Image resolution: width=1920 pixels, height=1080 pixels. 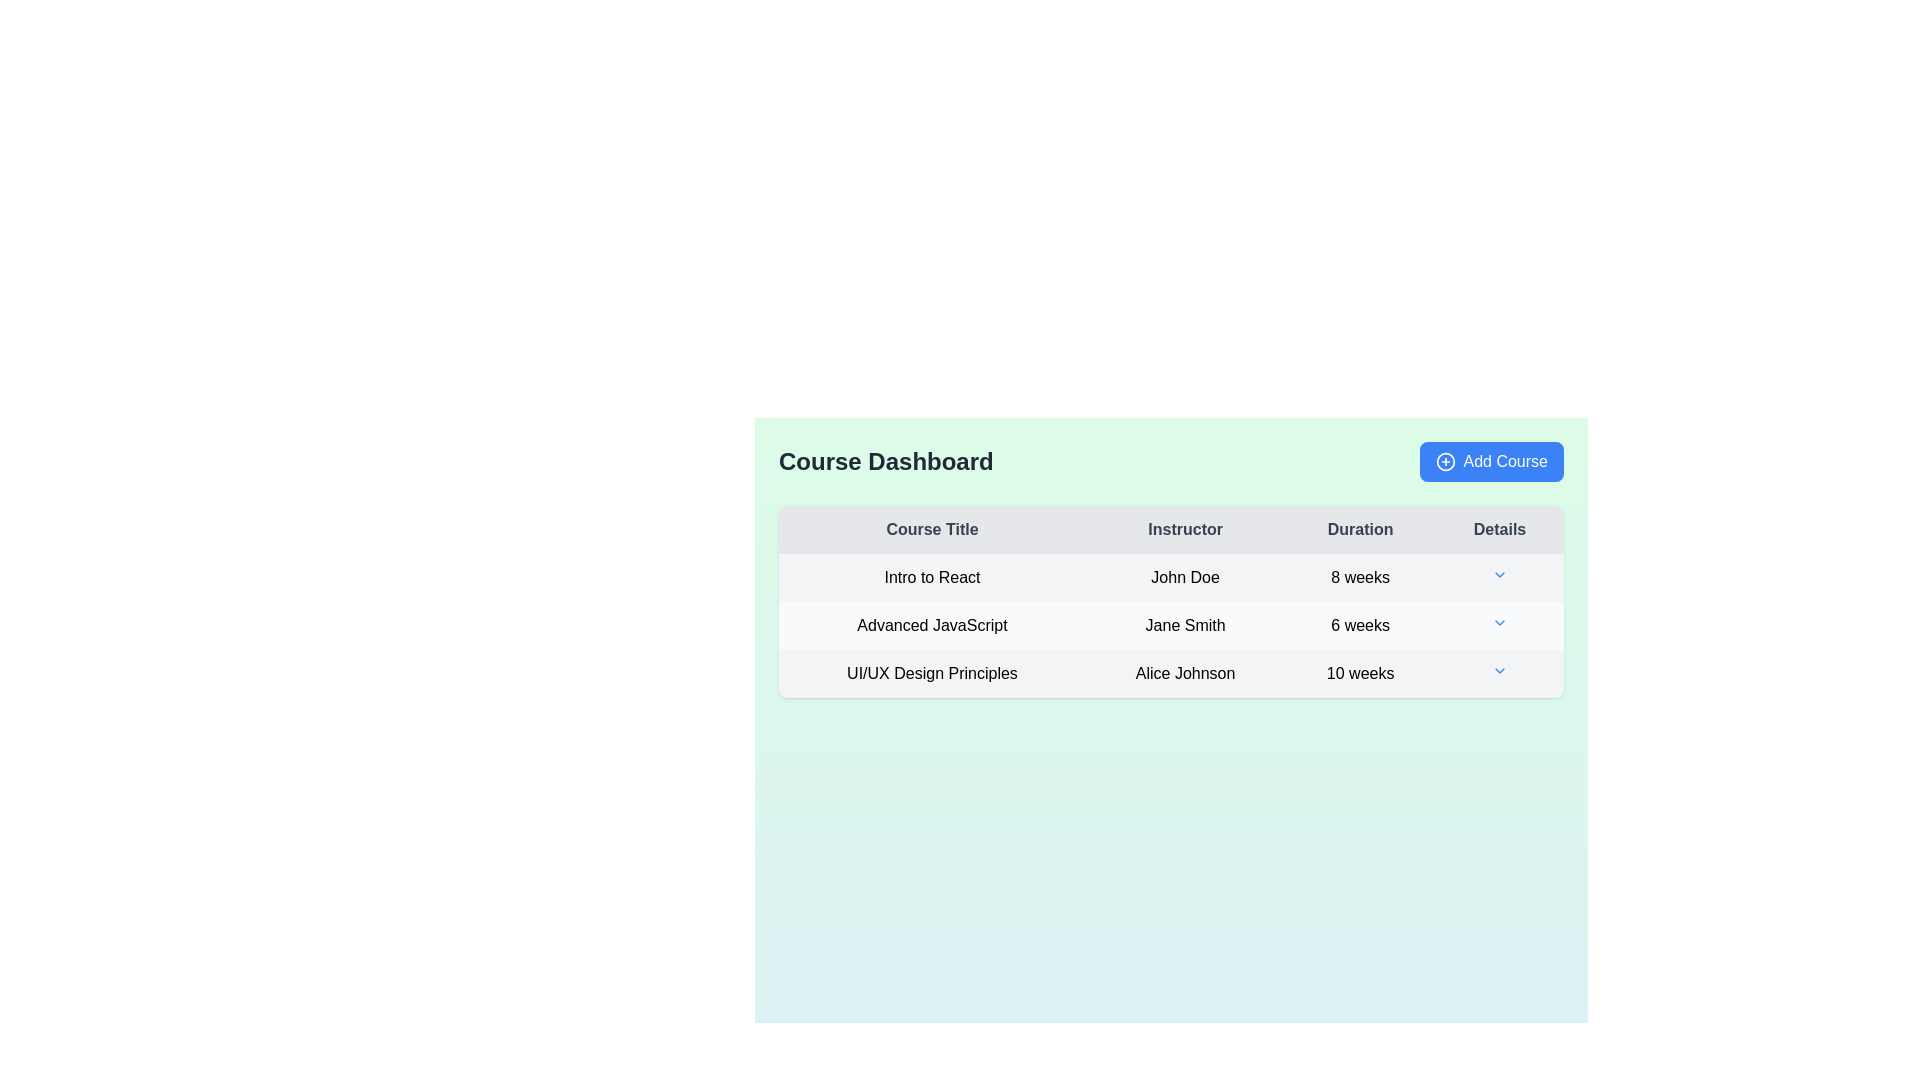 I want to click on the 'John Doe' text label in the 'Instructor' column of the first row of the table in the 'Course Dashboard', so click(x=1185, y=578).